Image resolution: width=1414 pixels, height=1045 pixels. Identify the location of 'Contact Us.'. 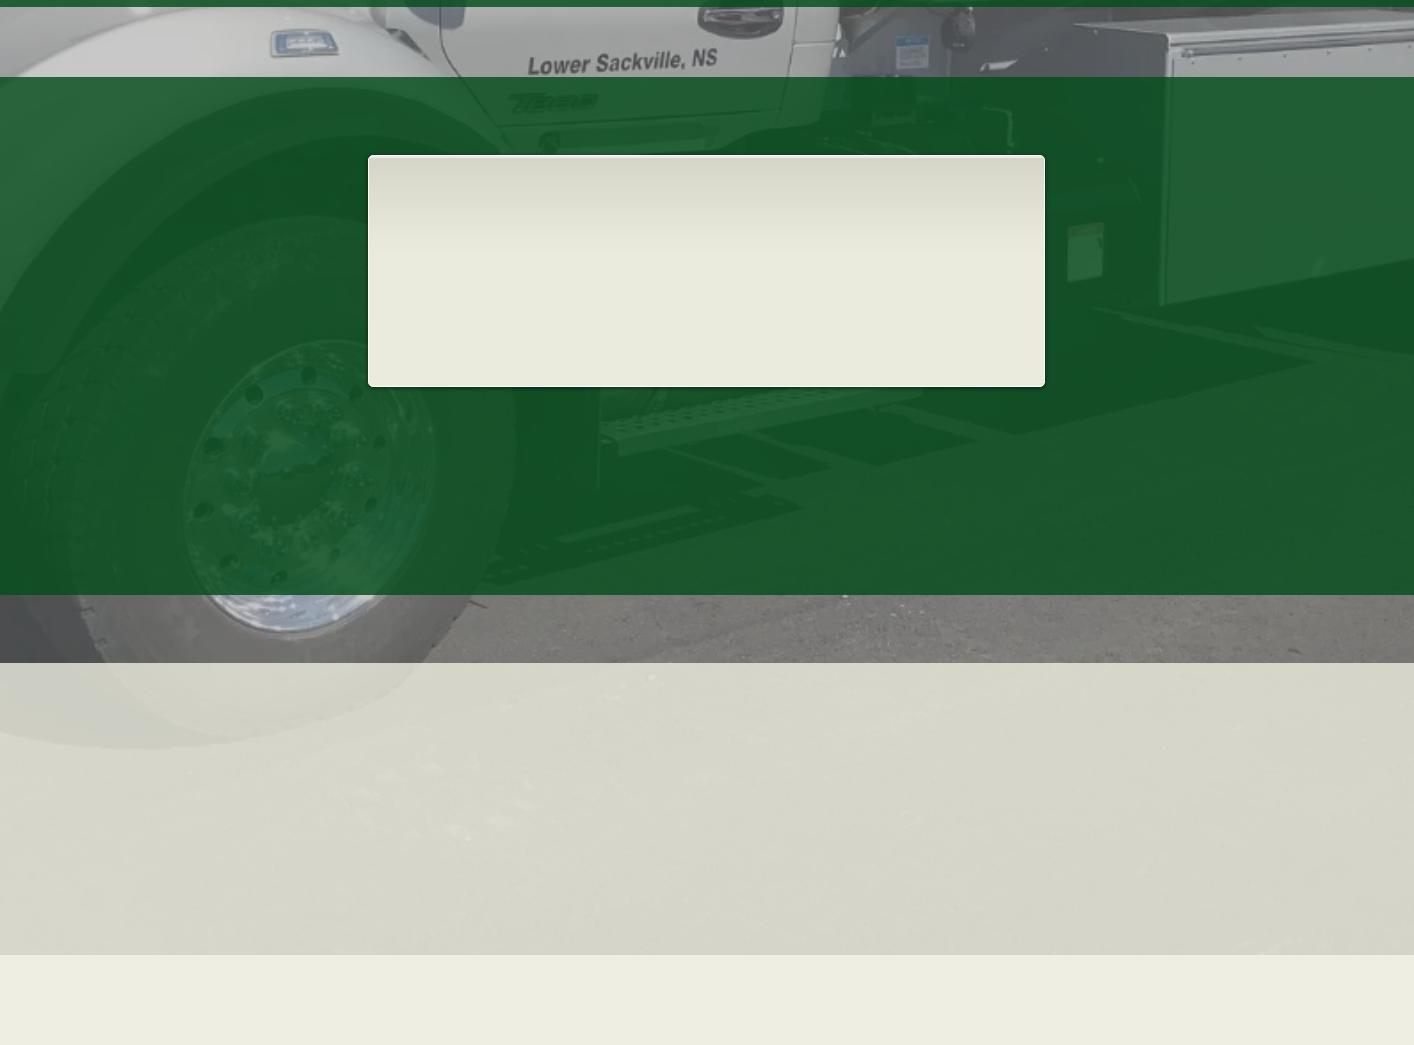
(838, 544).